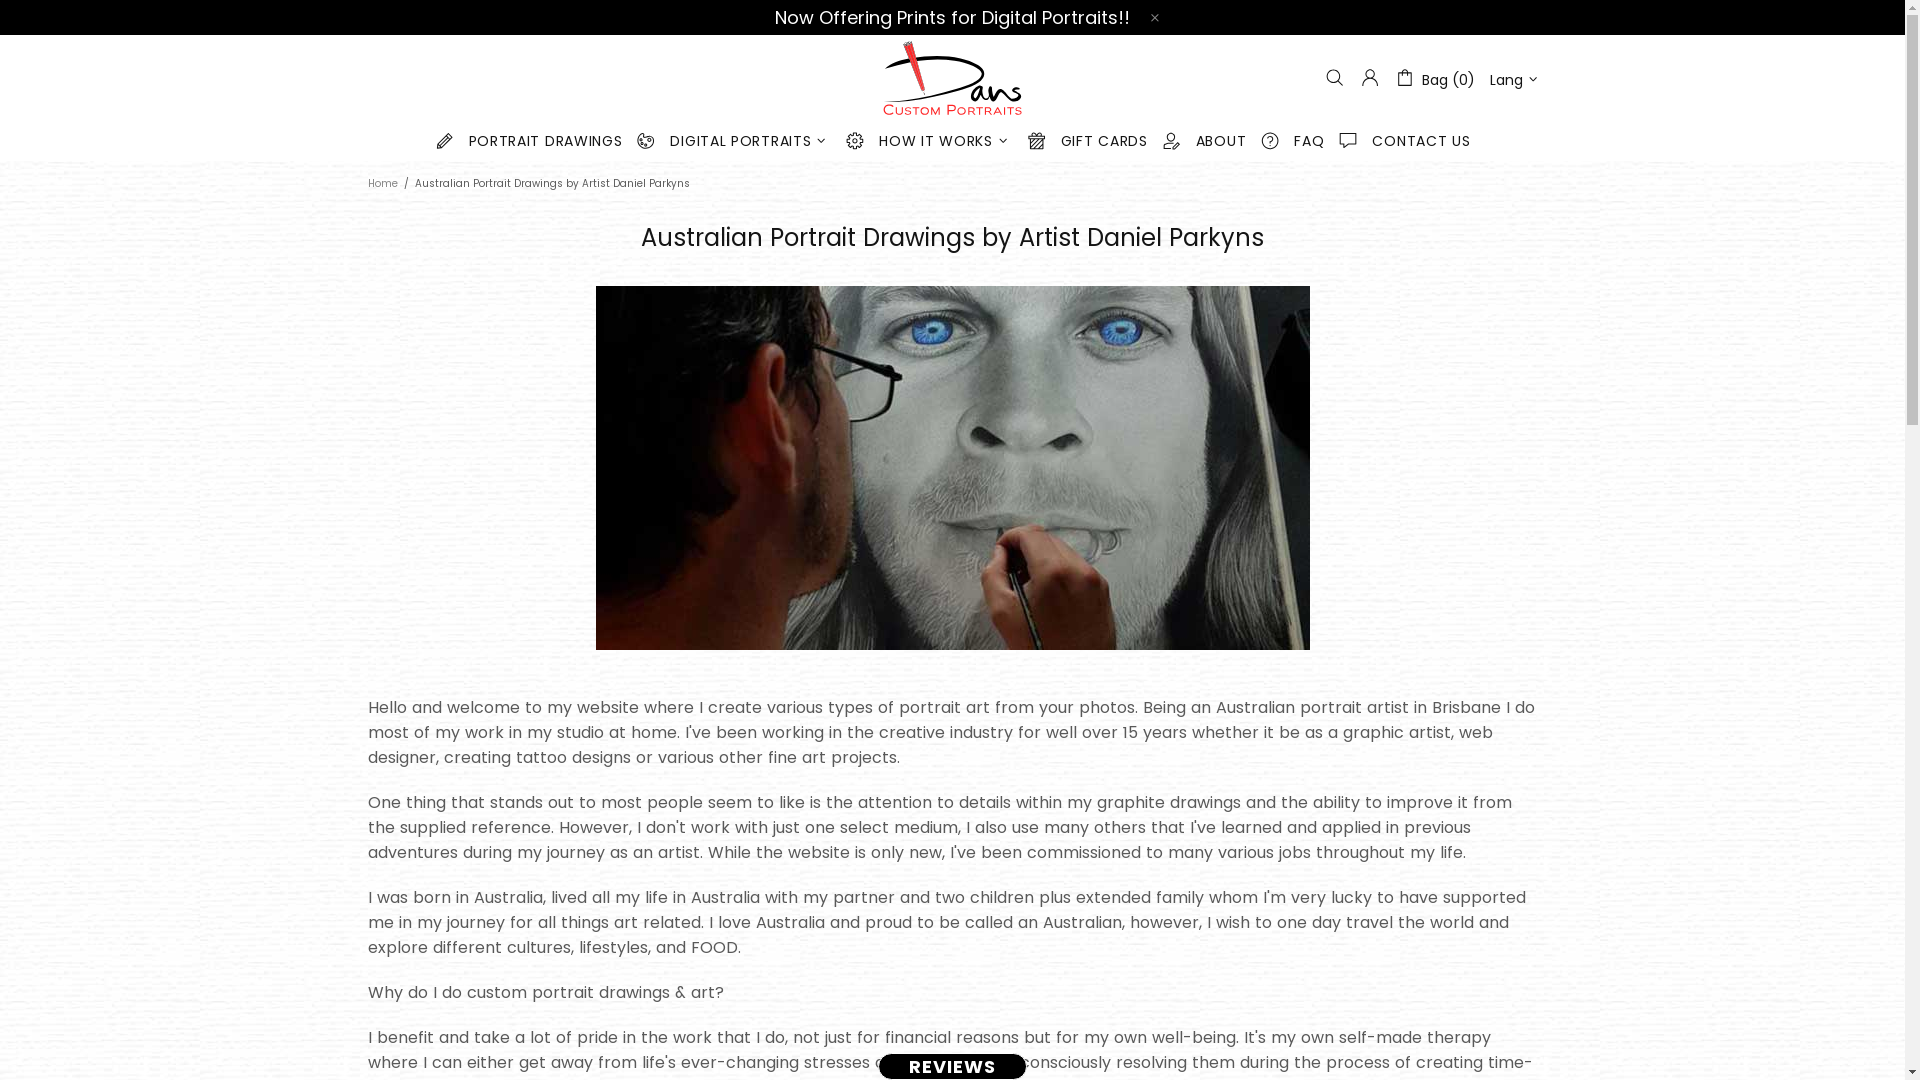 The height and width of the screenshot is (1080, 1920). I want to click on 'GIFT CARDS', so click(1086, 140).